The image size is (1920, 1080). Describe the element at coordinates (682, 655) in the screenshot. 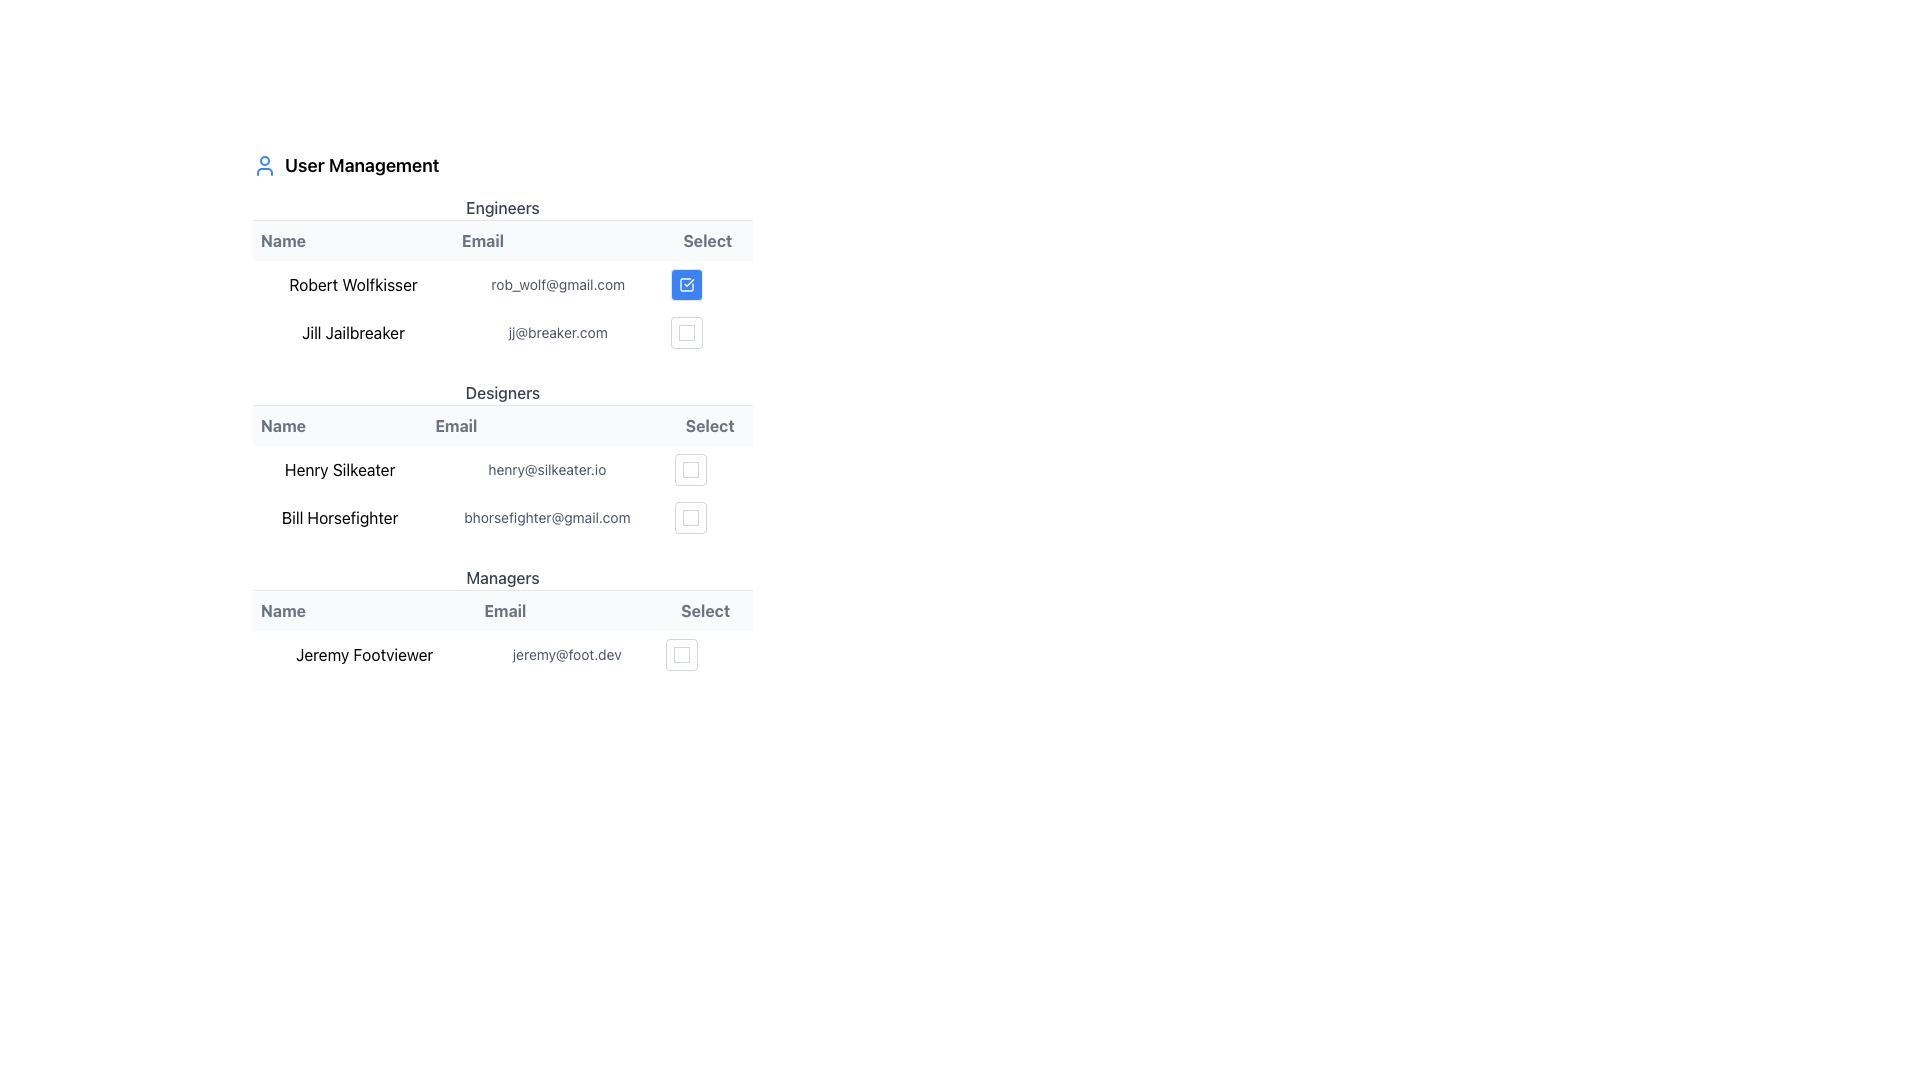

I see `the checkbox associated with the user 'Jeremy Footviewer' in the 'Select' column of the 'Managers' section` at that location.